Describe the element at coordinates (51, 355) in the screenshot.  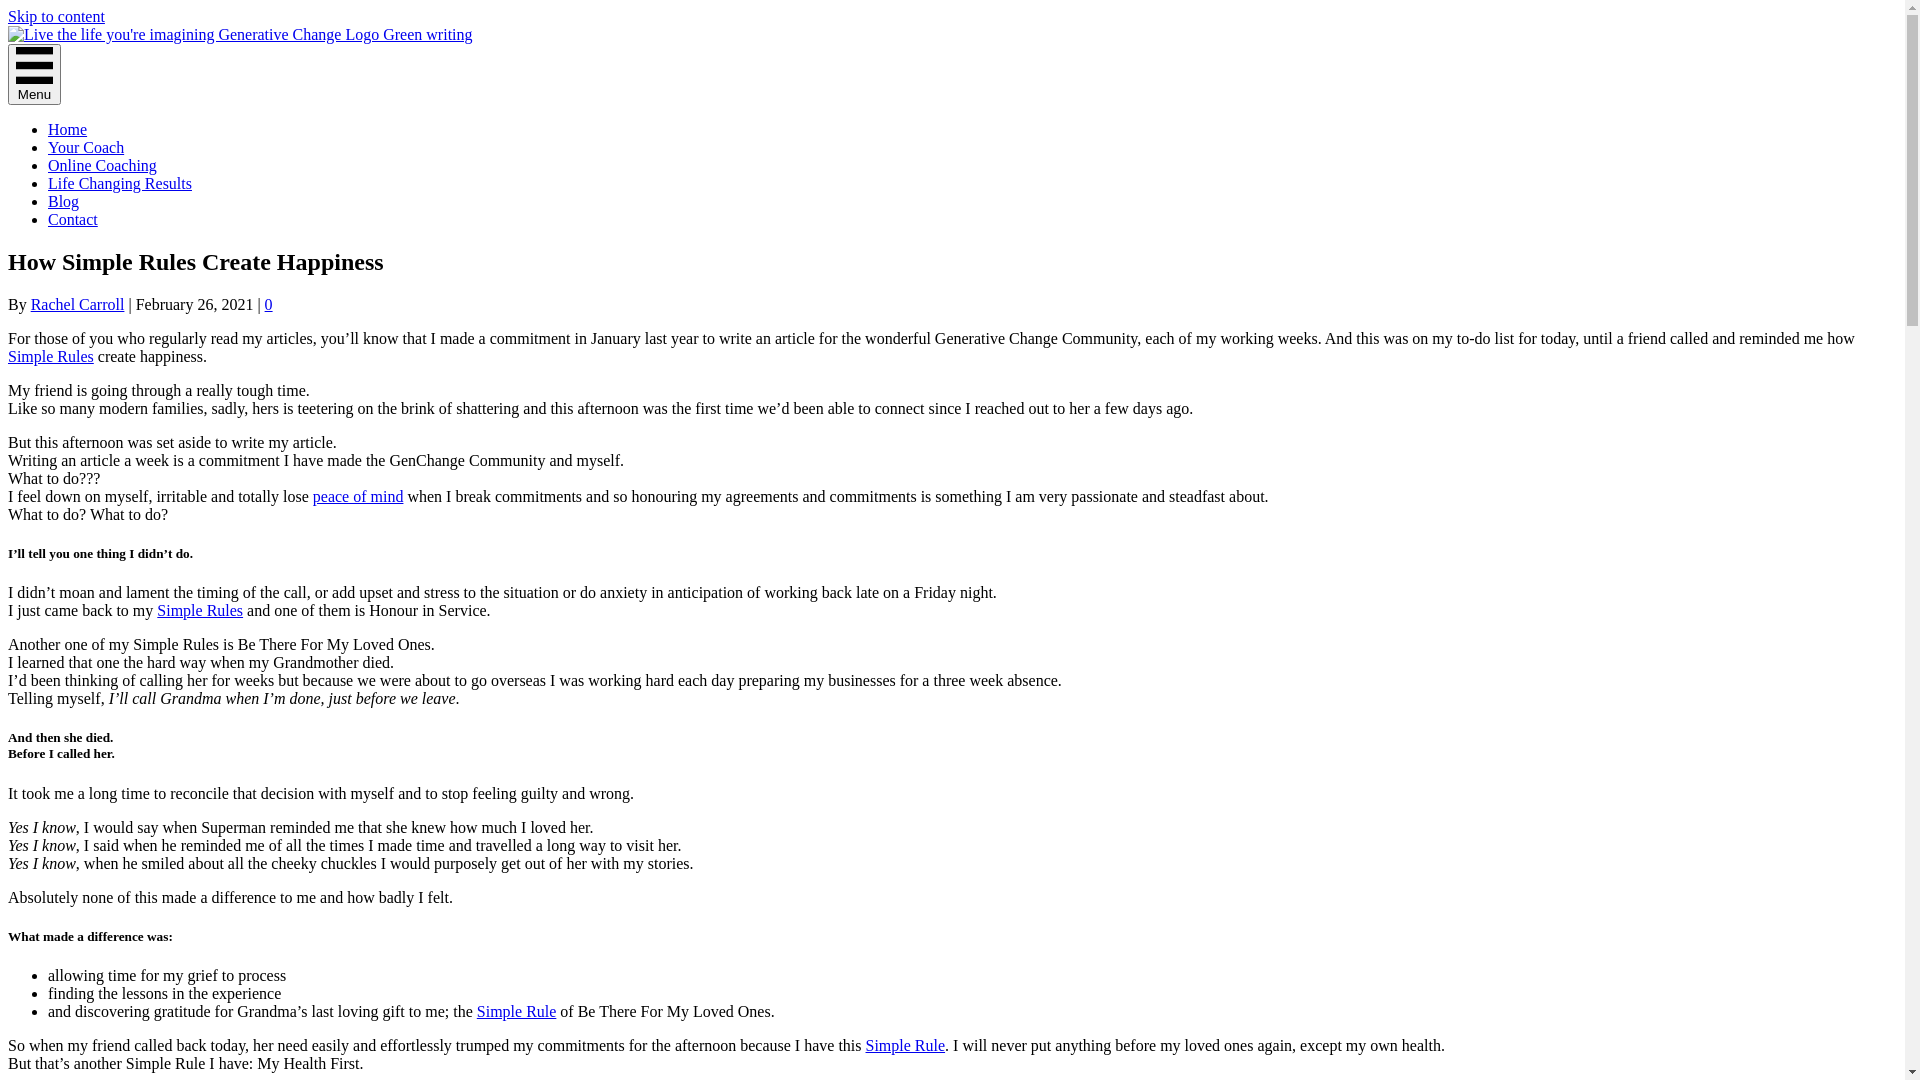
I see `'Simple Rules'` at that location.